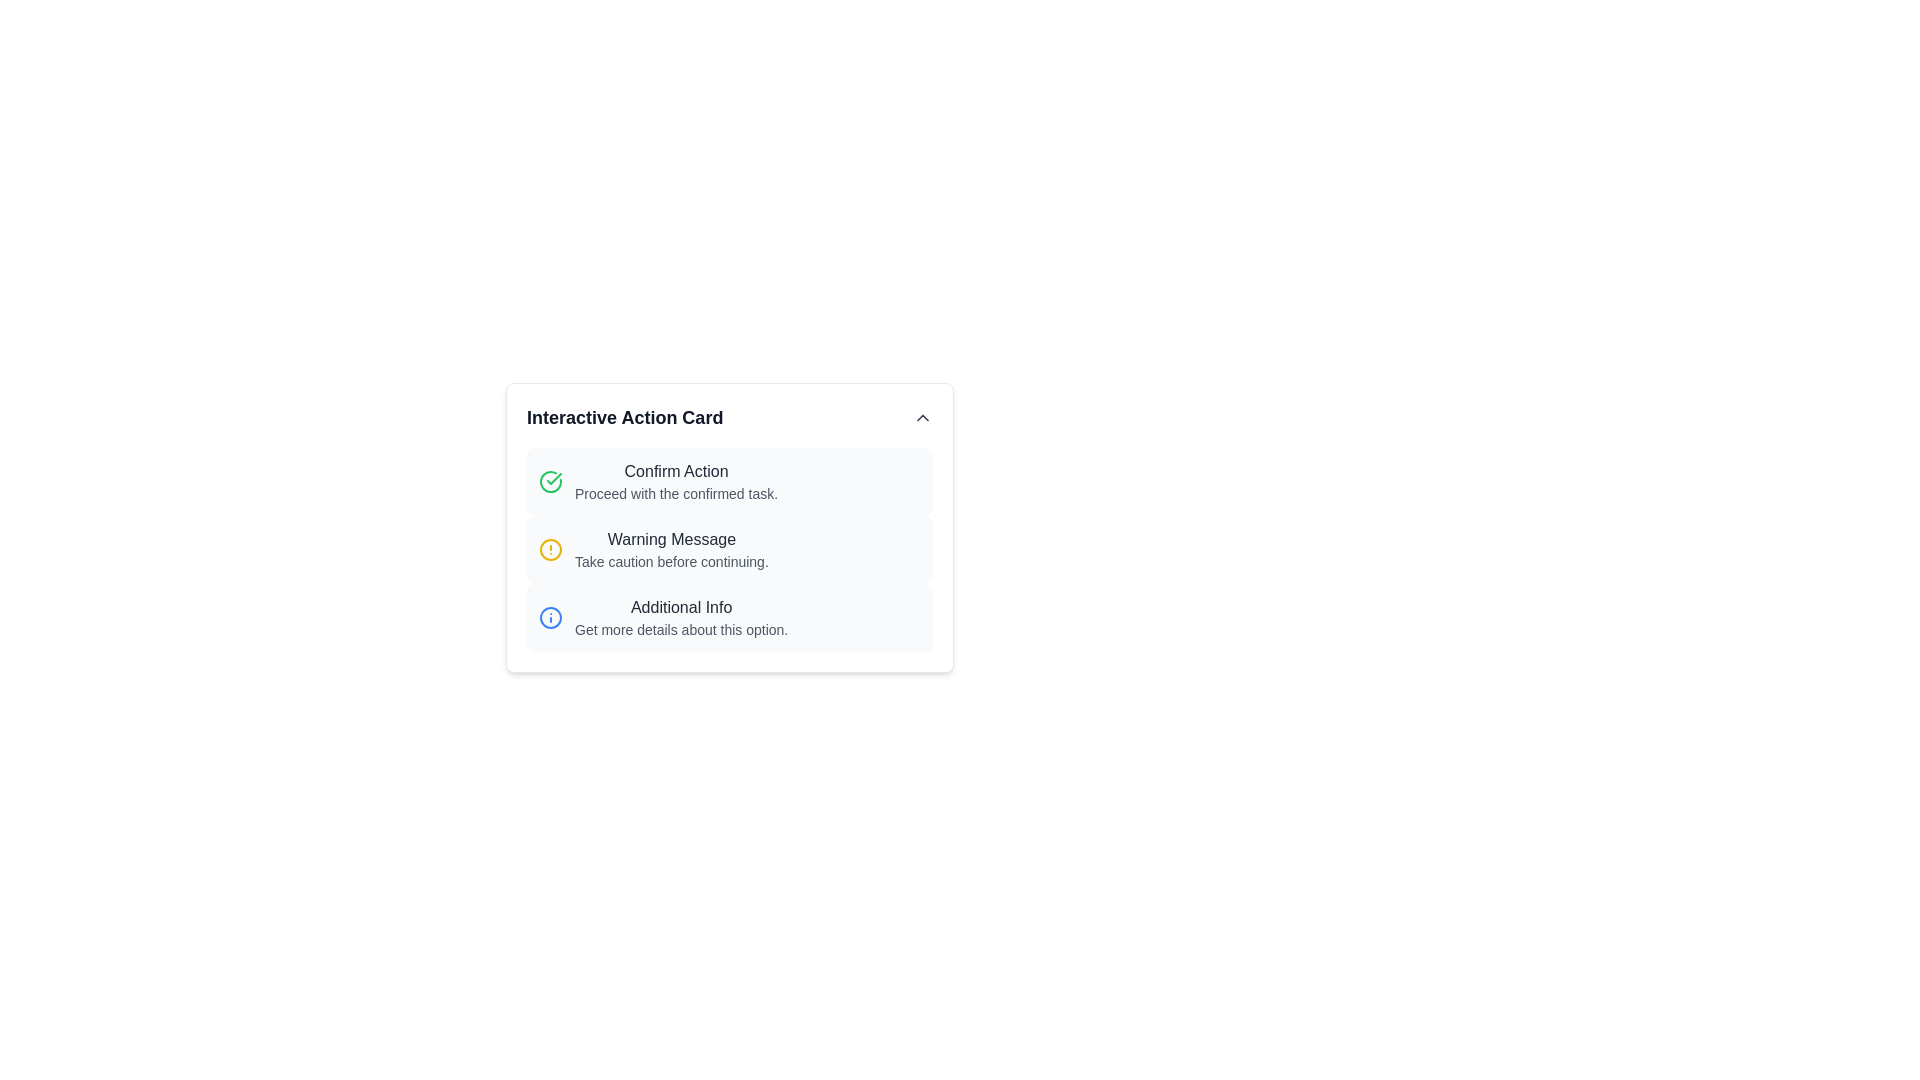 This screenshot has width=1920, height=1080. What do you see at coordinates (921, 416) in the screenshot?
I see `the collapsible toggle button, which is a small upward-pointing arrow icon with a dark gray outline located in the top-right section of the 'Interactive Action Card'` at bounding box center [921, 416].